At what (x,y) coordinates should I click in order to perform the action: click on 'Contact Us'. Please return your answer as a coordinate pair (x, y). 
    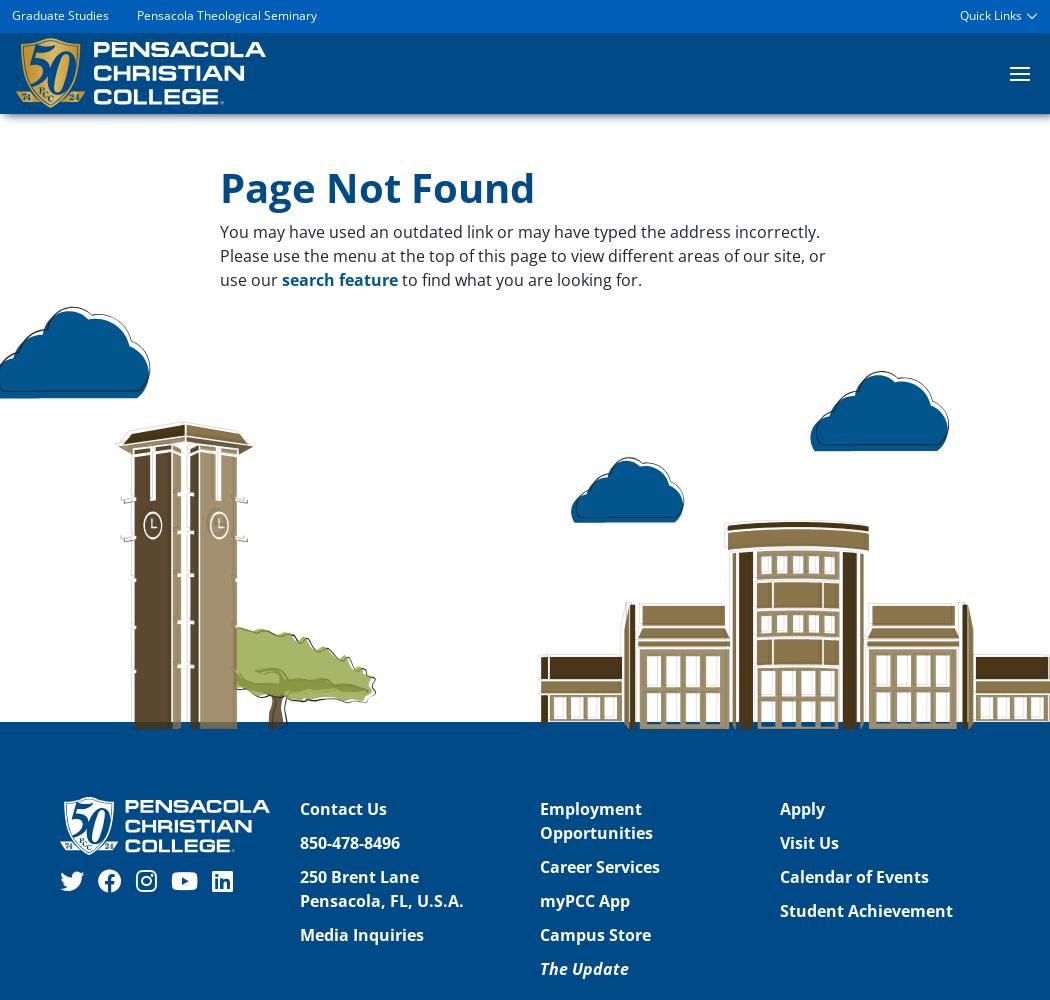
    Looking at the image, I should click on (342, 808).